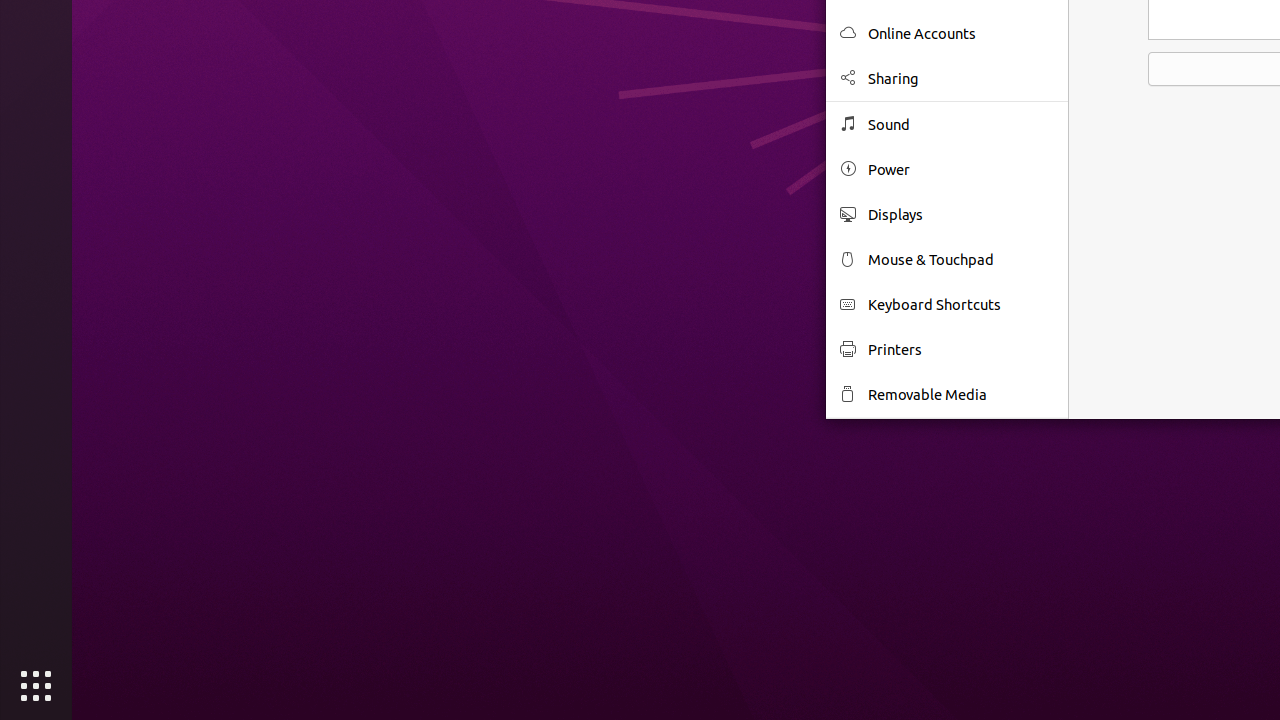  What do you see at coordinates (961, 258) in the screenshot?
I see `'Mouse & Touchpad'` at bounding box center [961, 258].